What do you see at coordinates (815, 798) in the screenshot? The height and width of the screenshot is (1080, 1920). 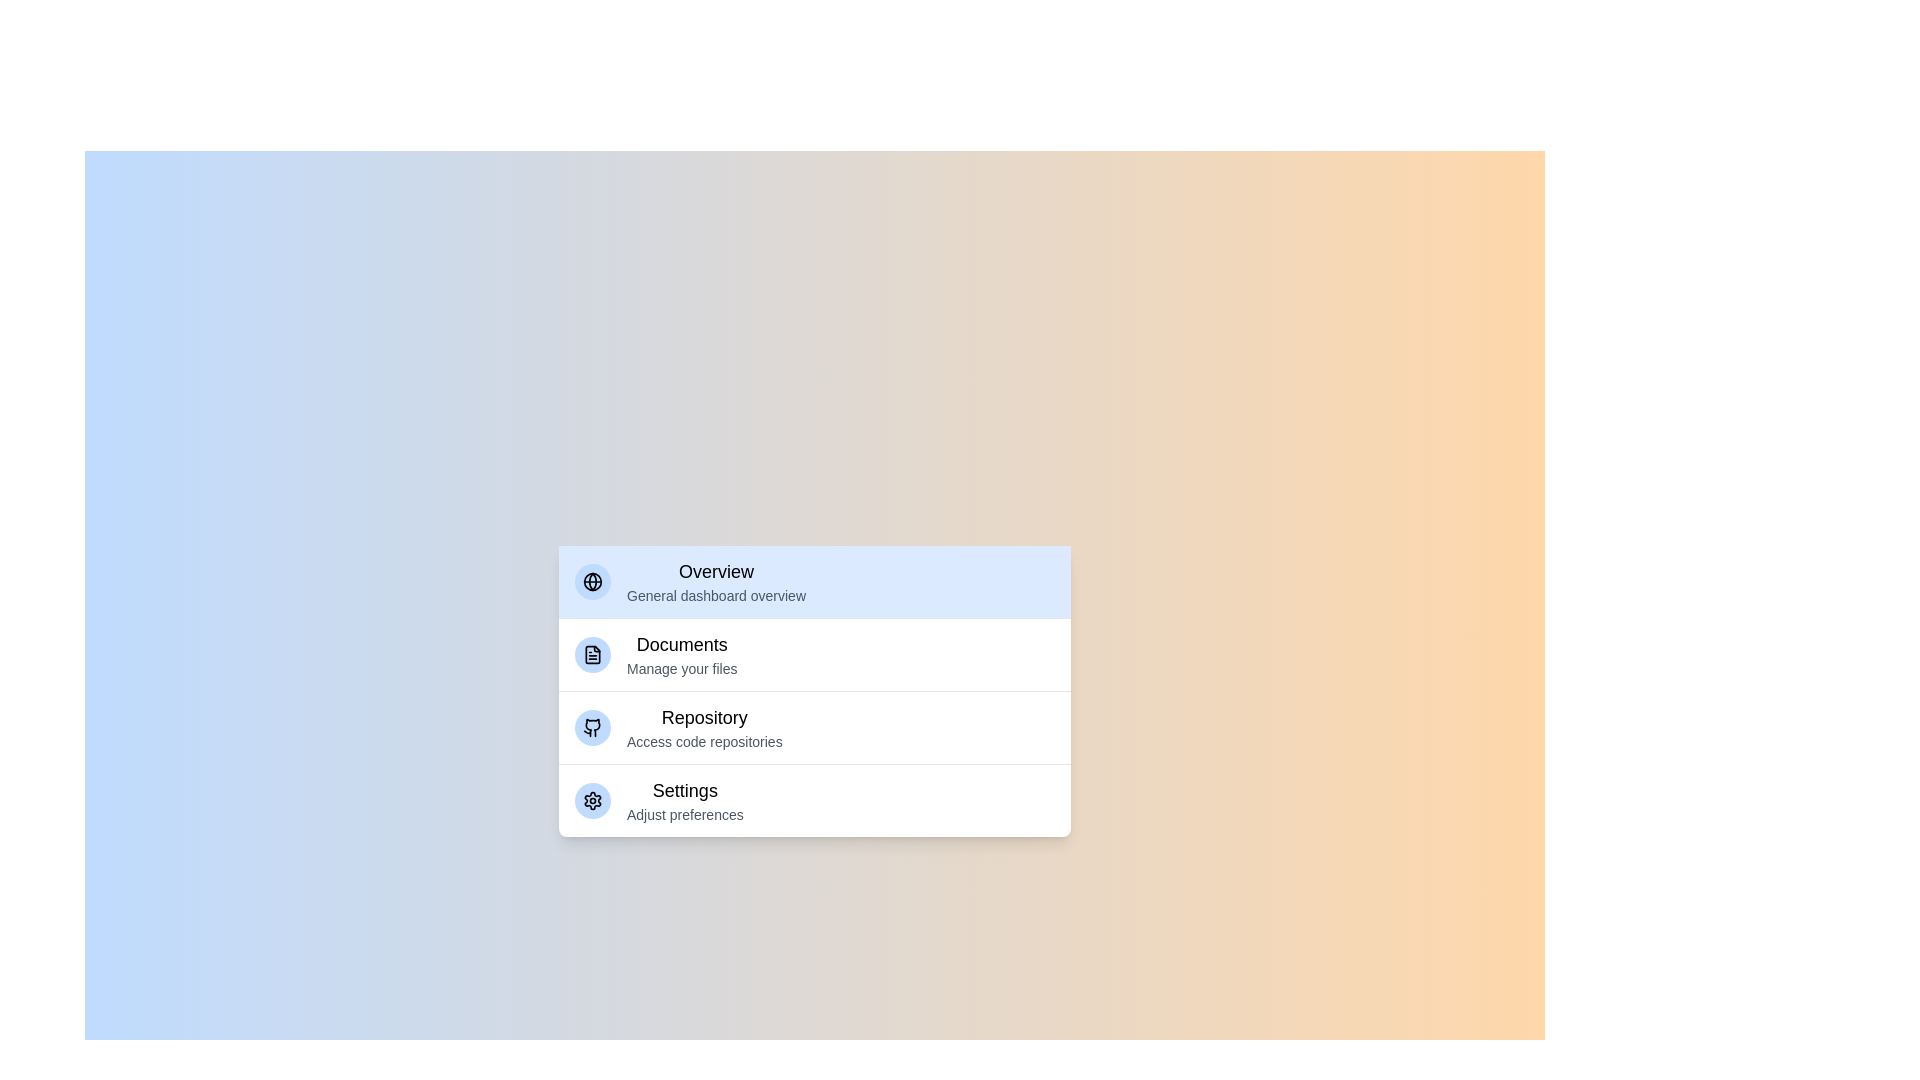 I see `the category Settings from the menu` at bounding box center [815, 798].